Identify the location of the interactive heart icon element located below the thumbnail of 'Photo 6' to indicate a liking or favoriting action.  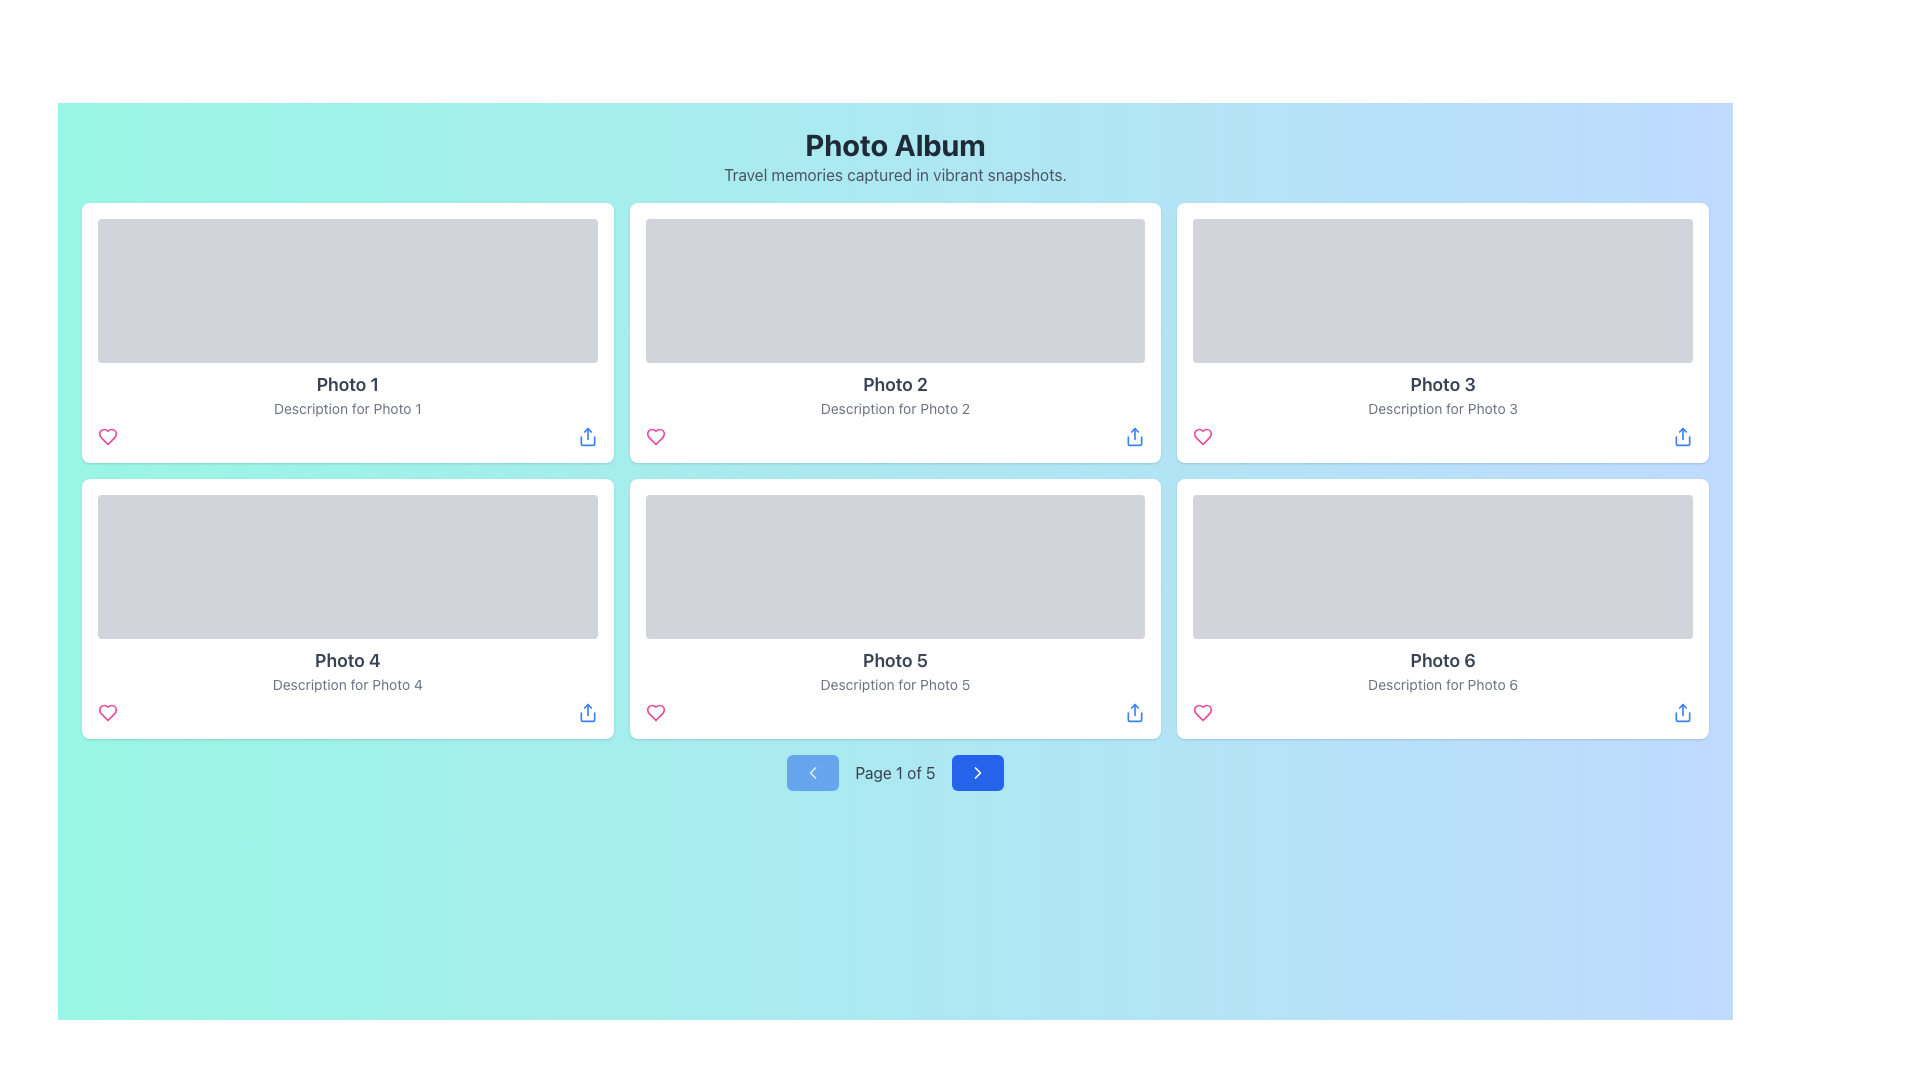
(655, 435).